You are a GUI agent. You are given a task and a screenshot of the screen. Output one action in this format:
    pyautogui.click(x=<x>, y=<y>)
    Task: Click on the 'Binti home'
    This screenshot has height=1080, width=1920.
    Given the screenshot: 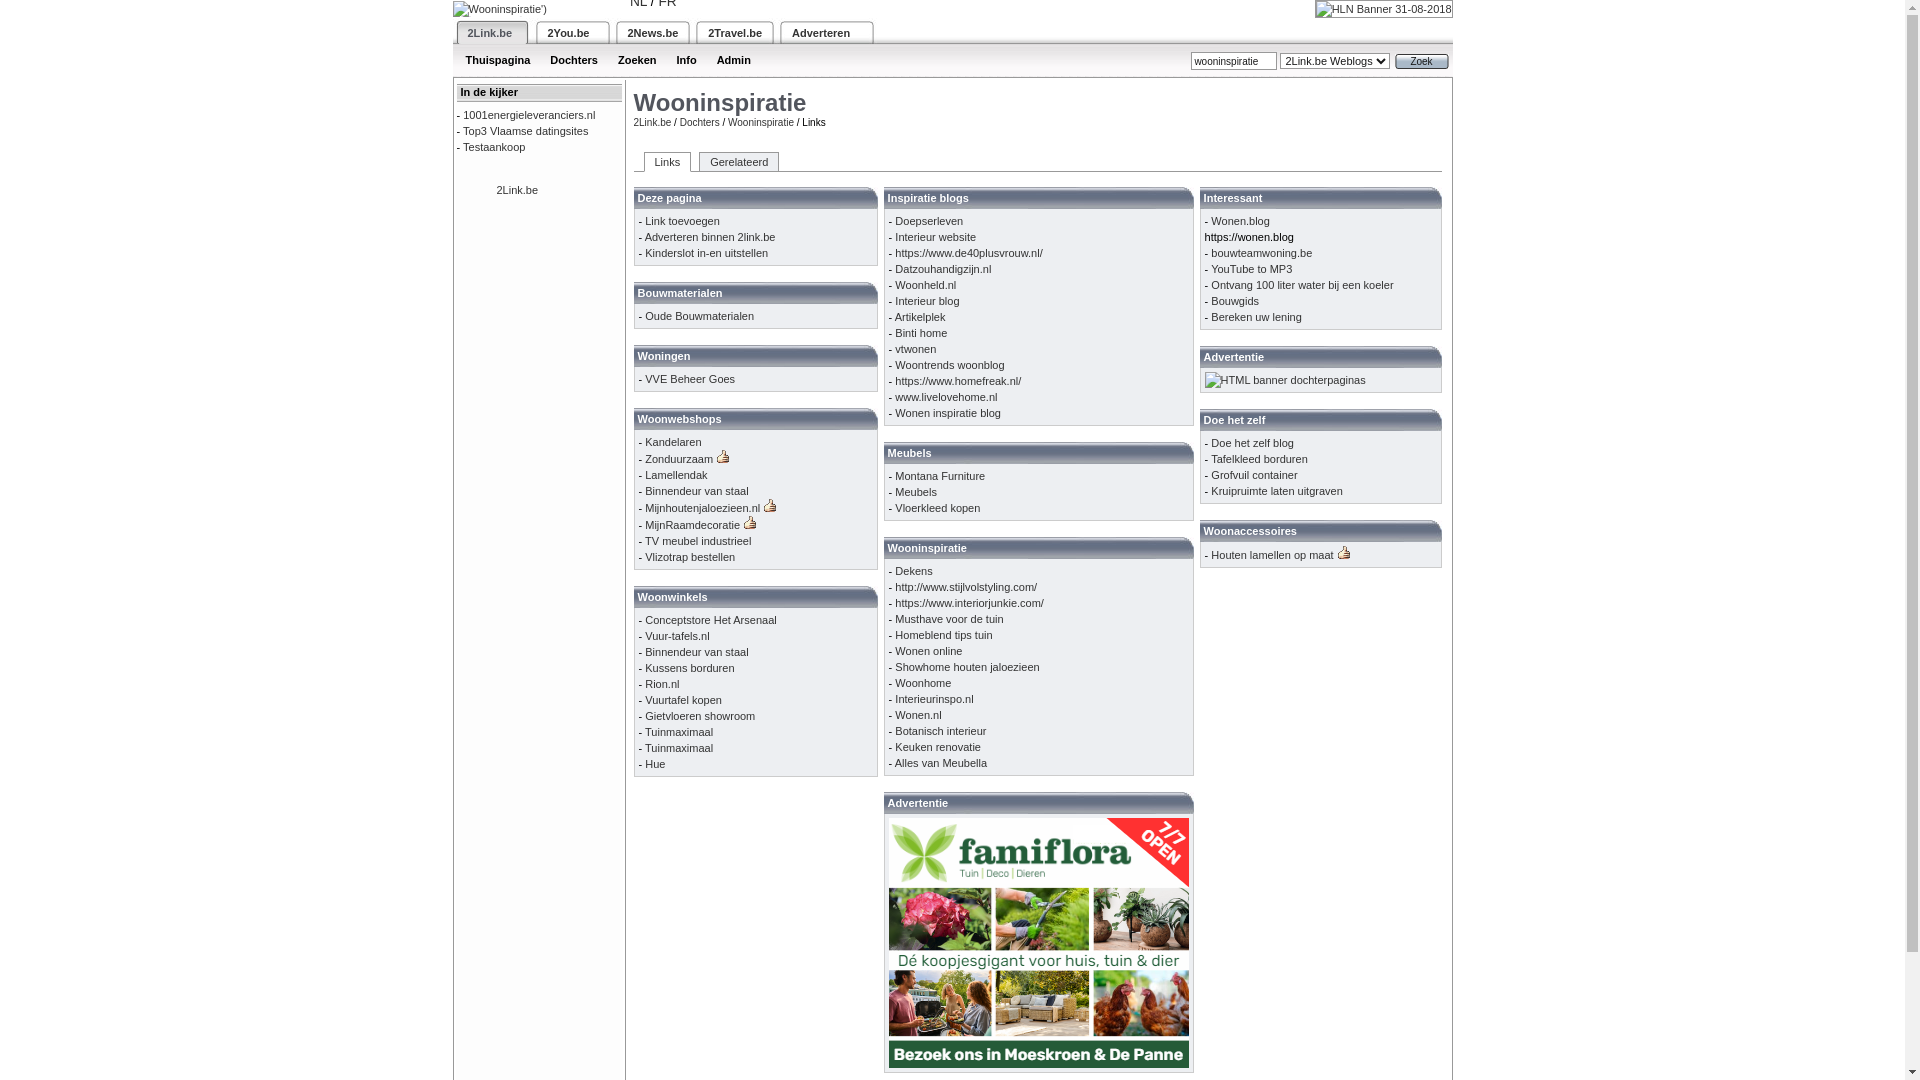 What is the action you would take?
    pyautogui.click(x=920, y=331)
    